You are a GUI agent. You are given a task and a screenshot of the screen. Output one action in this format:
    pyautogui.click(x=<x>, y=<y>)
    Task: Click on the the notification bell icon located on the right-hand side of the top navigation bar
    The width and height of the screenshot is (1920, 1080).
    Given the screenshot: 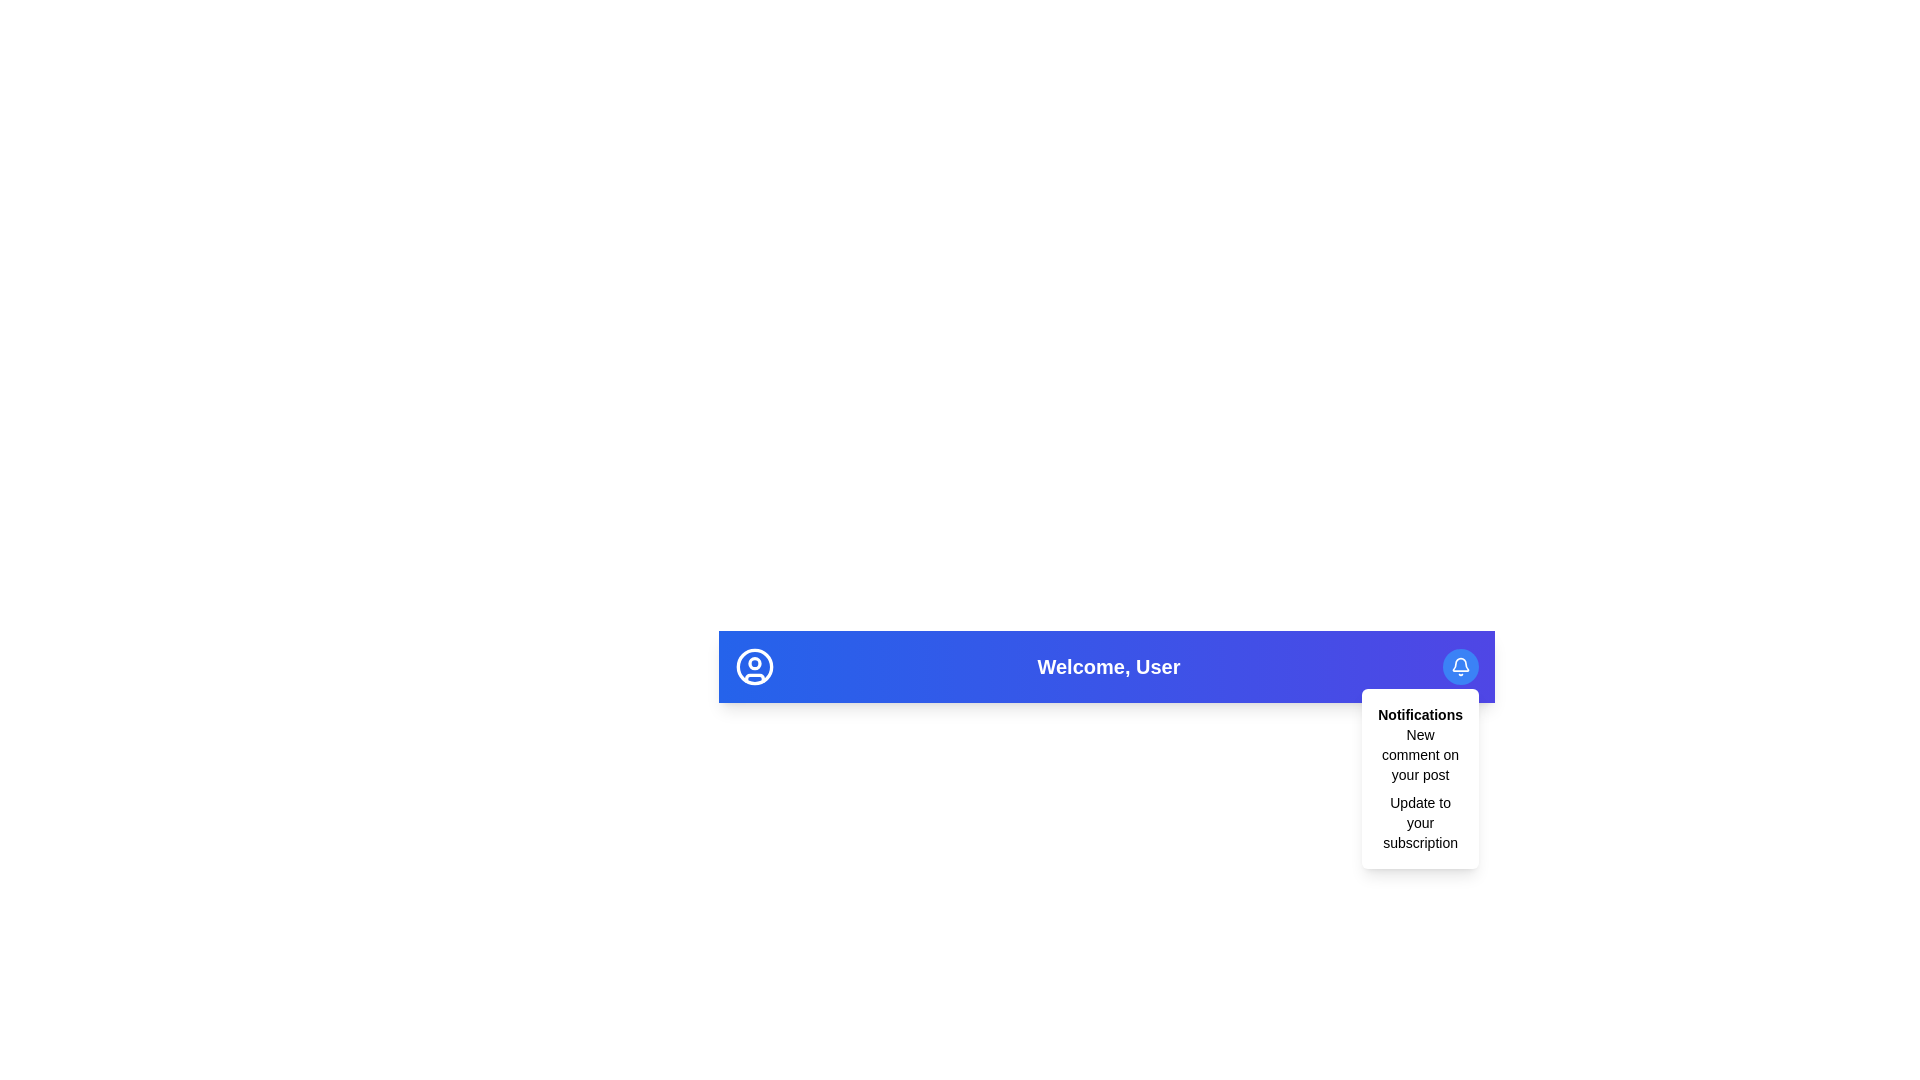 What is the action you would take?
    pyautogui.click(x=1460, y=663)
    